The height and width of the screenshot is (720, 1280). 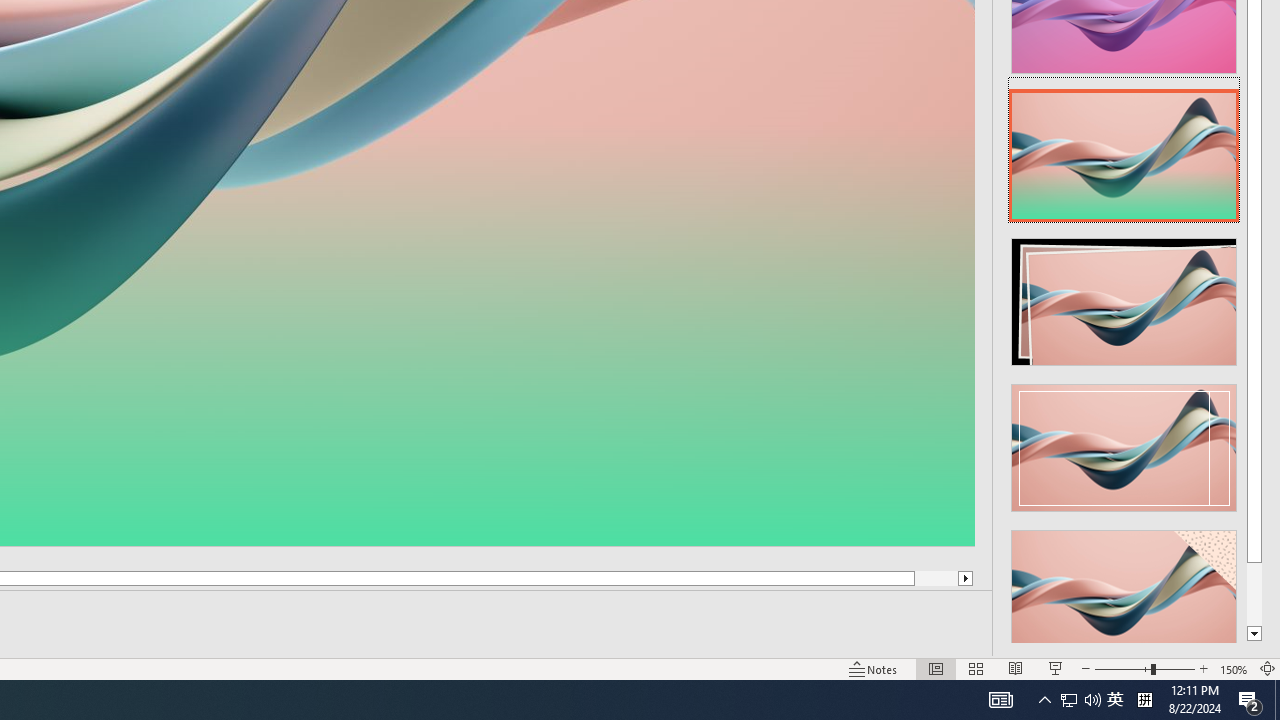 What do you see at coordinates (874, 669) in the screenshot?
I see `'Notes '` at bounding box center [874, 669].